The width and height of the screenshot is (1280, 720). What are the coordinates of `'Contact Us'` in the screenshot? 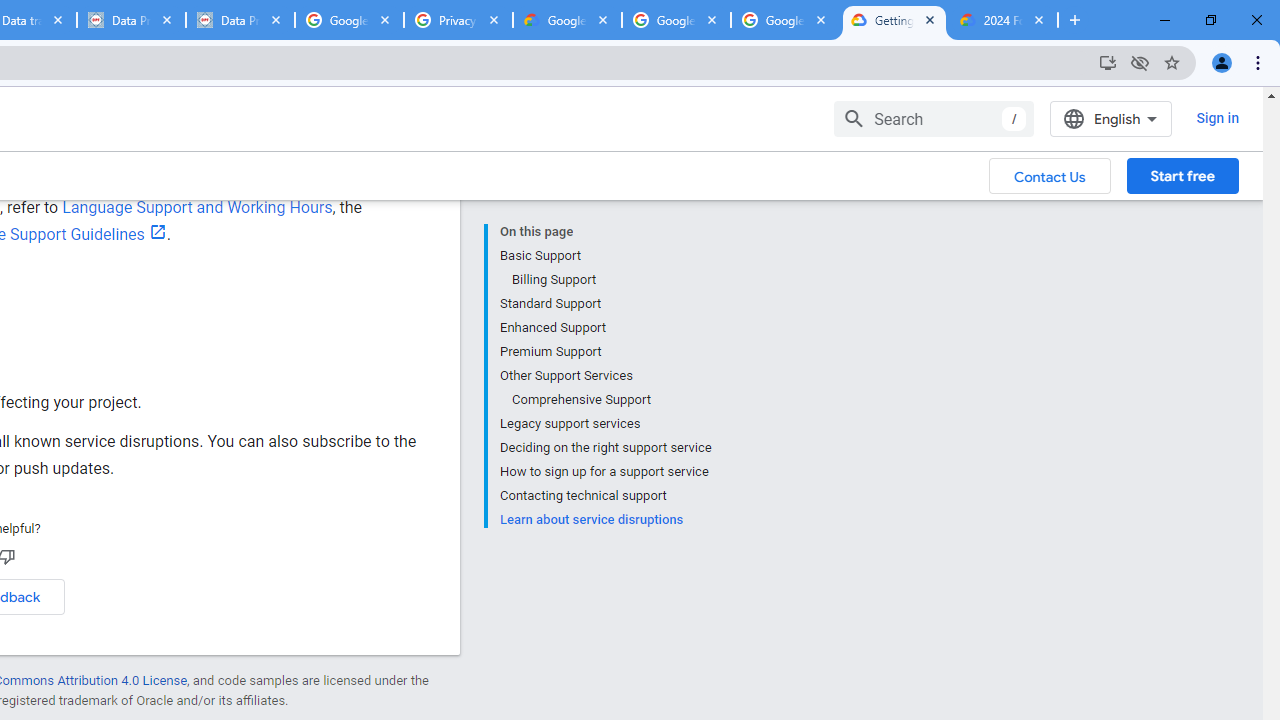 It's located at (1049, 174).